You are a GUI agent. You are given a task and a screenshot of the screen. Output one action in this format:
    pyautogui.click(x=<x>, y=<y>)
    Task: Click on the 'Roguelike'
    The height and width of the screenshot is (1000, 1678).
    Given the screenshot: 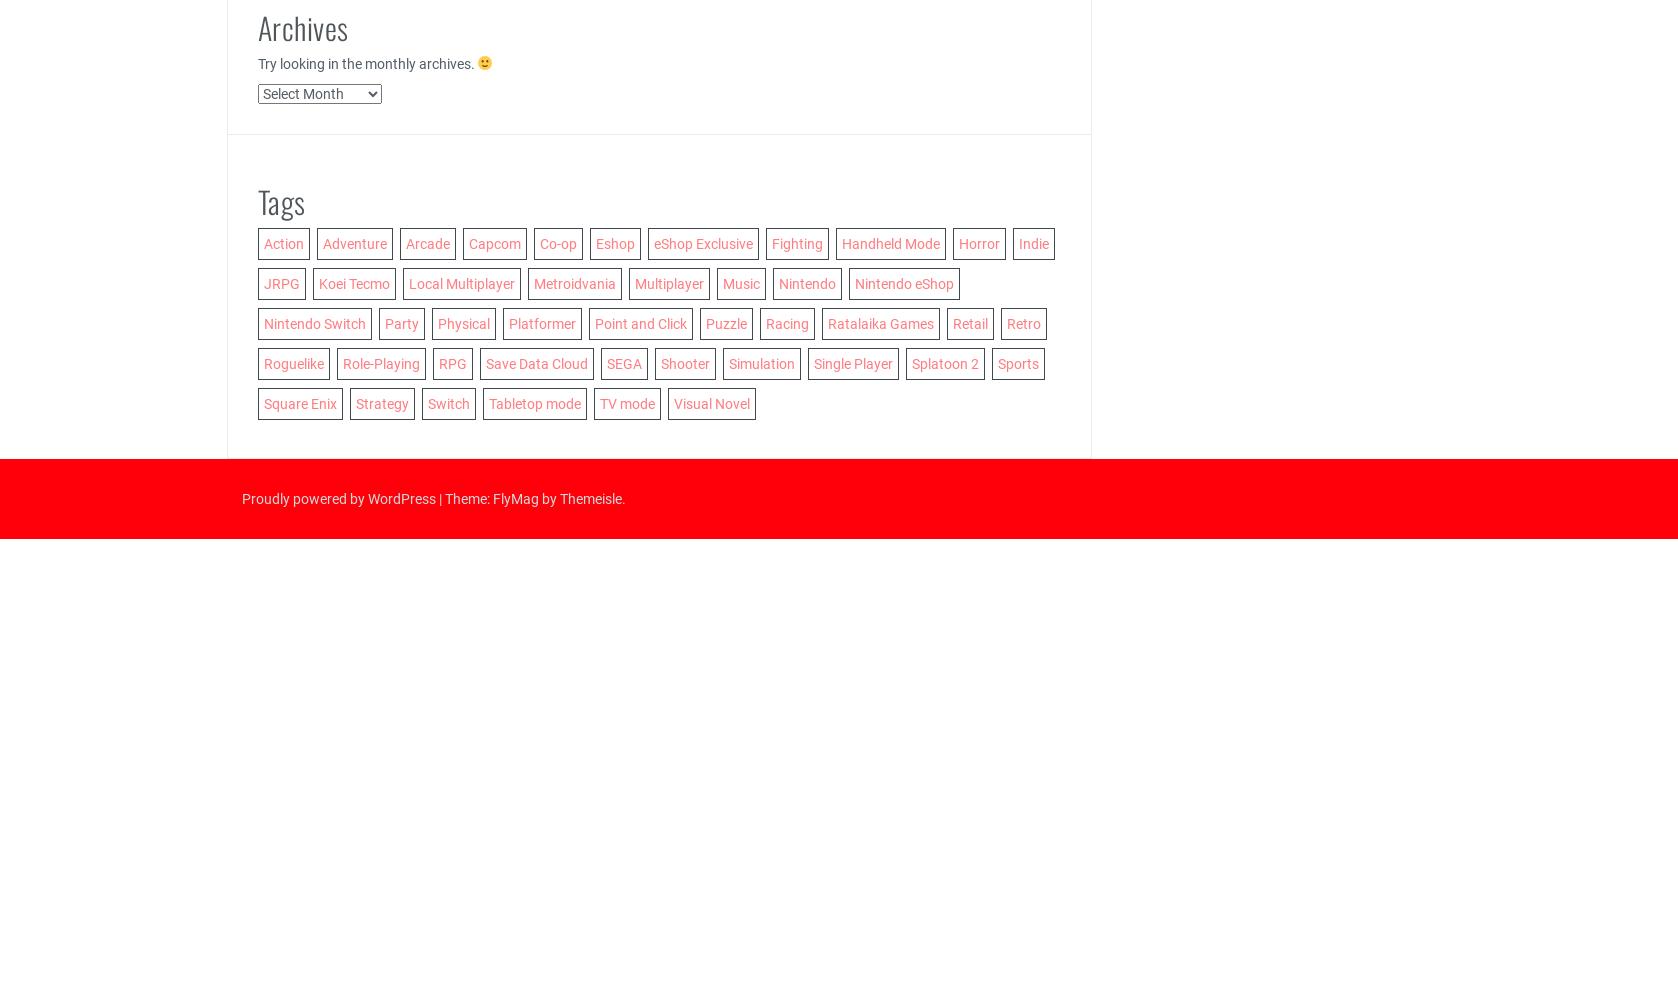 What is the action you would take?
    pyautogui.click(x=262, y=362)
    